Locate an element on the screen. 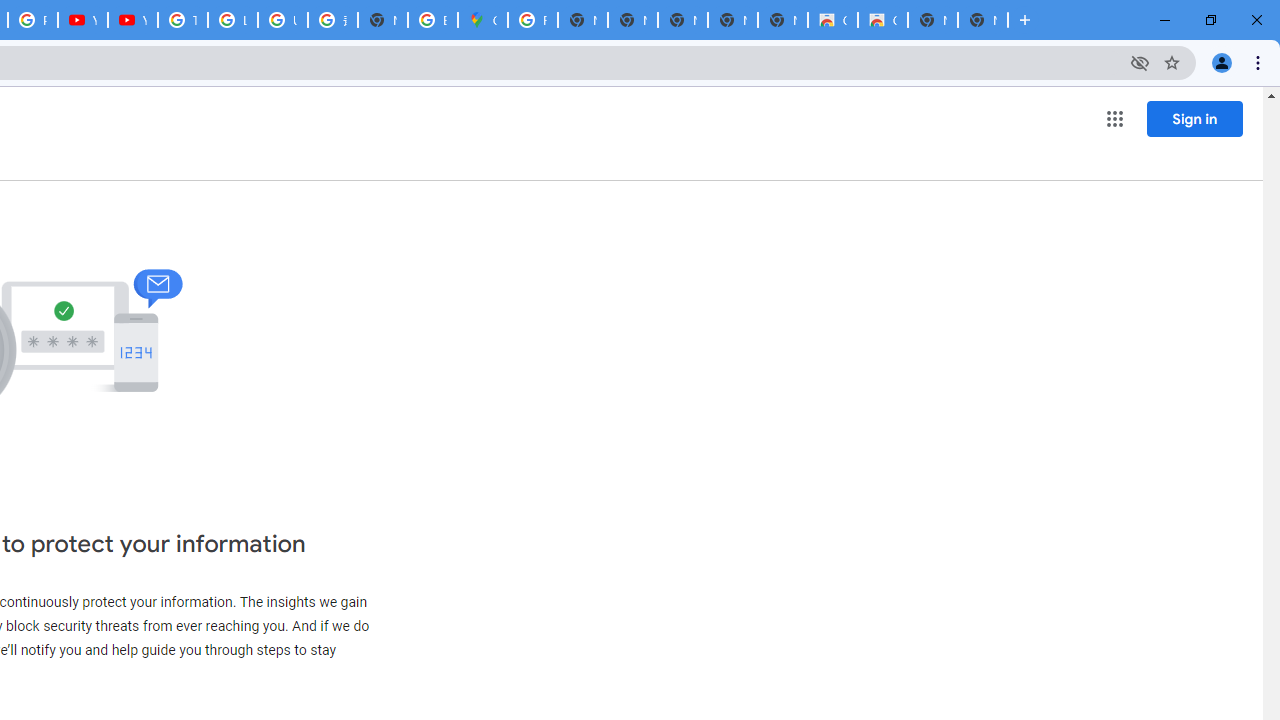 The width and height of the screenshot is (1280, 720). 'Tips & tricks for Chrome - Google Chrome Help' is located at coordinates (183, 20).